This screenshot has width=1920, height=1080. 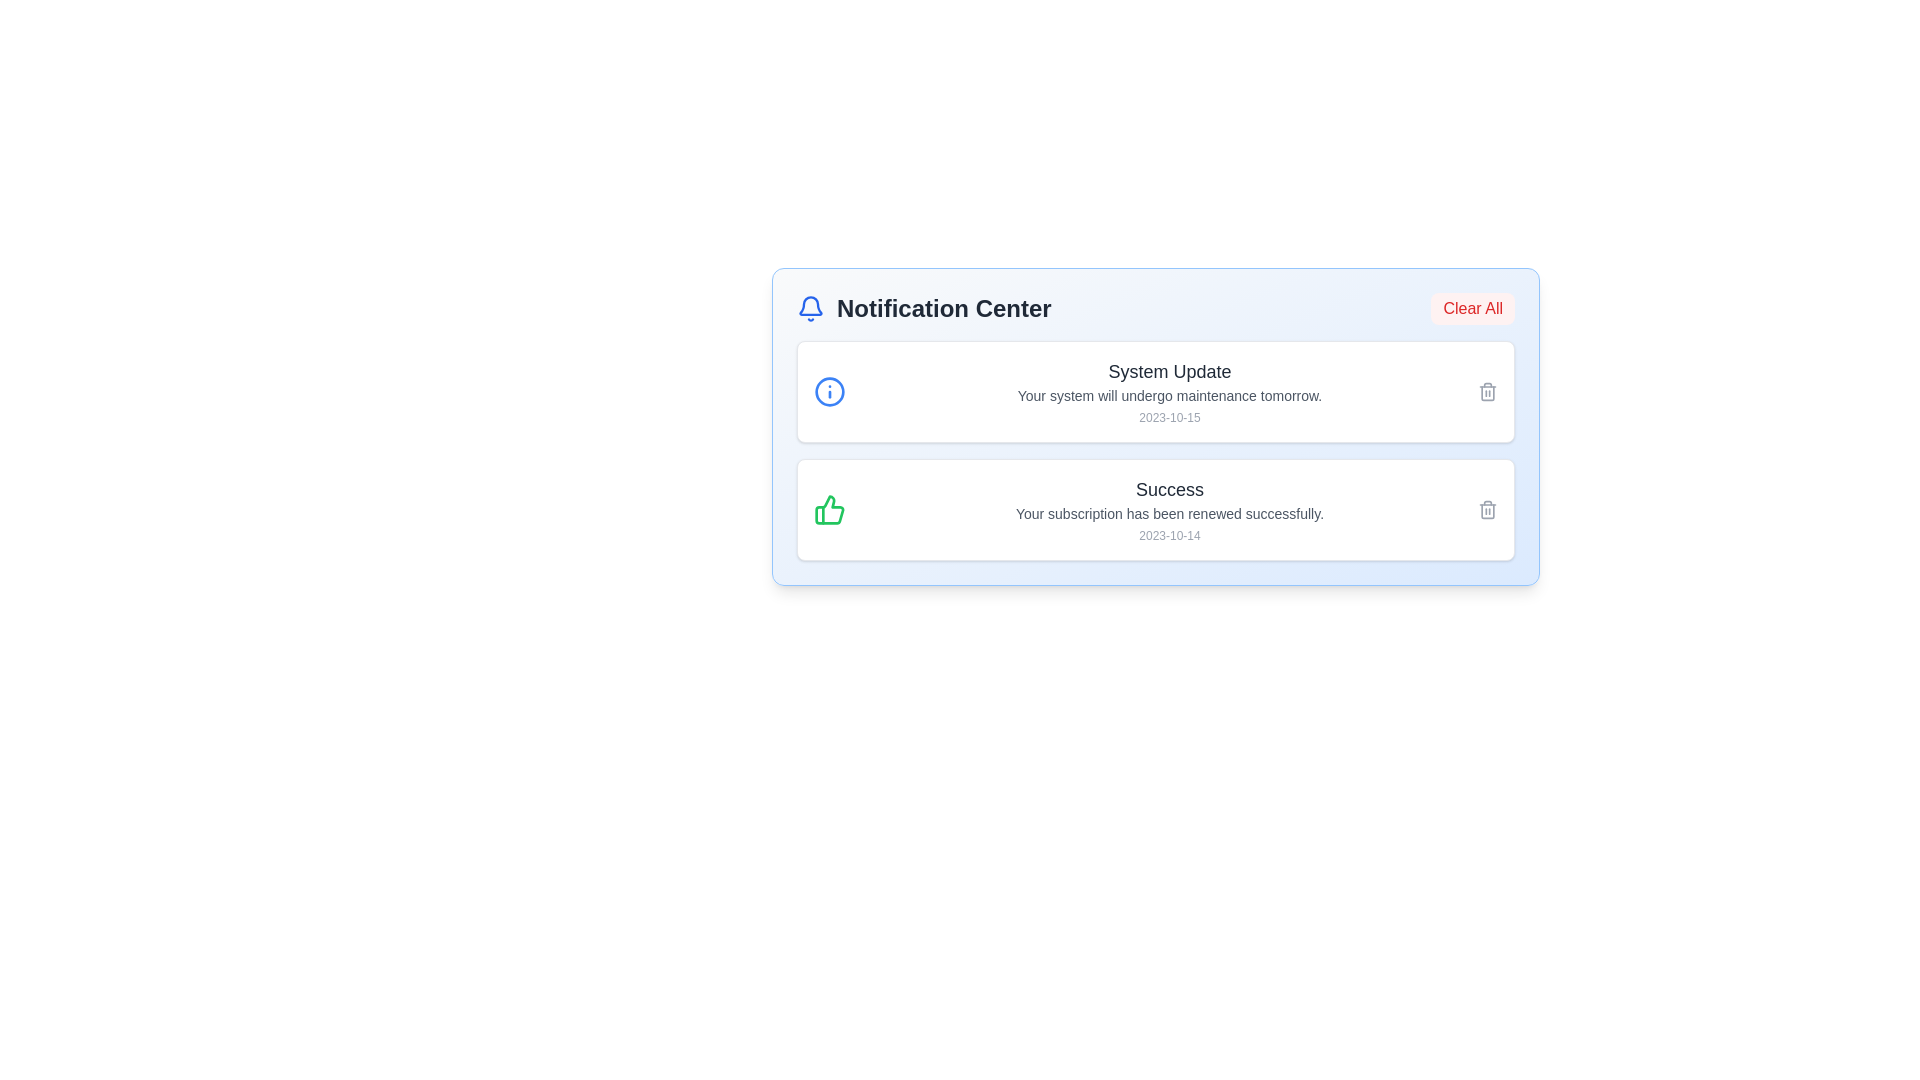 I want to click on the 'Notification Center' header element, which includes a bell icon and the text styled in bold dark gray, located in the top-left of the notification panel, so click(x=923, y=308).